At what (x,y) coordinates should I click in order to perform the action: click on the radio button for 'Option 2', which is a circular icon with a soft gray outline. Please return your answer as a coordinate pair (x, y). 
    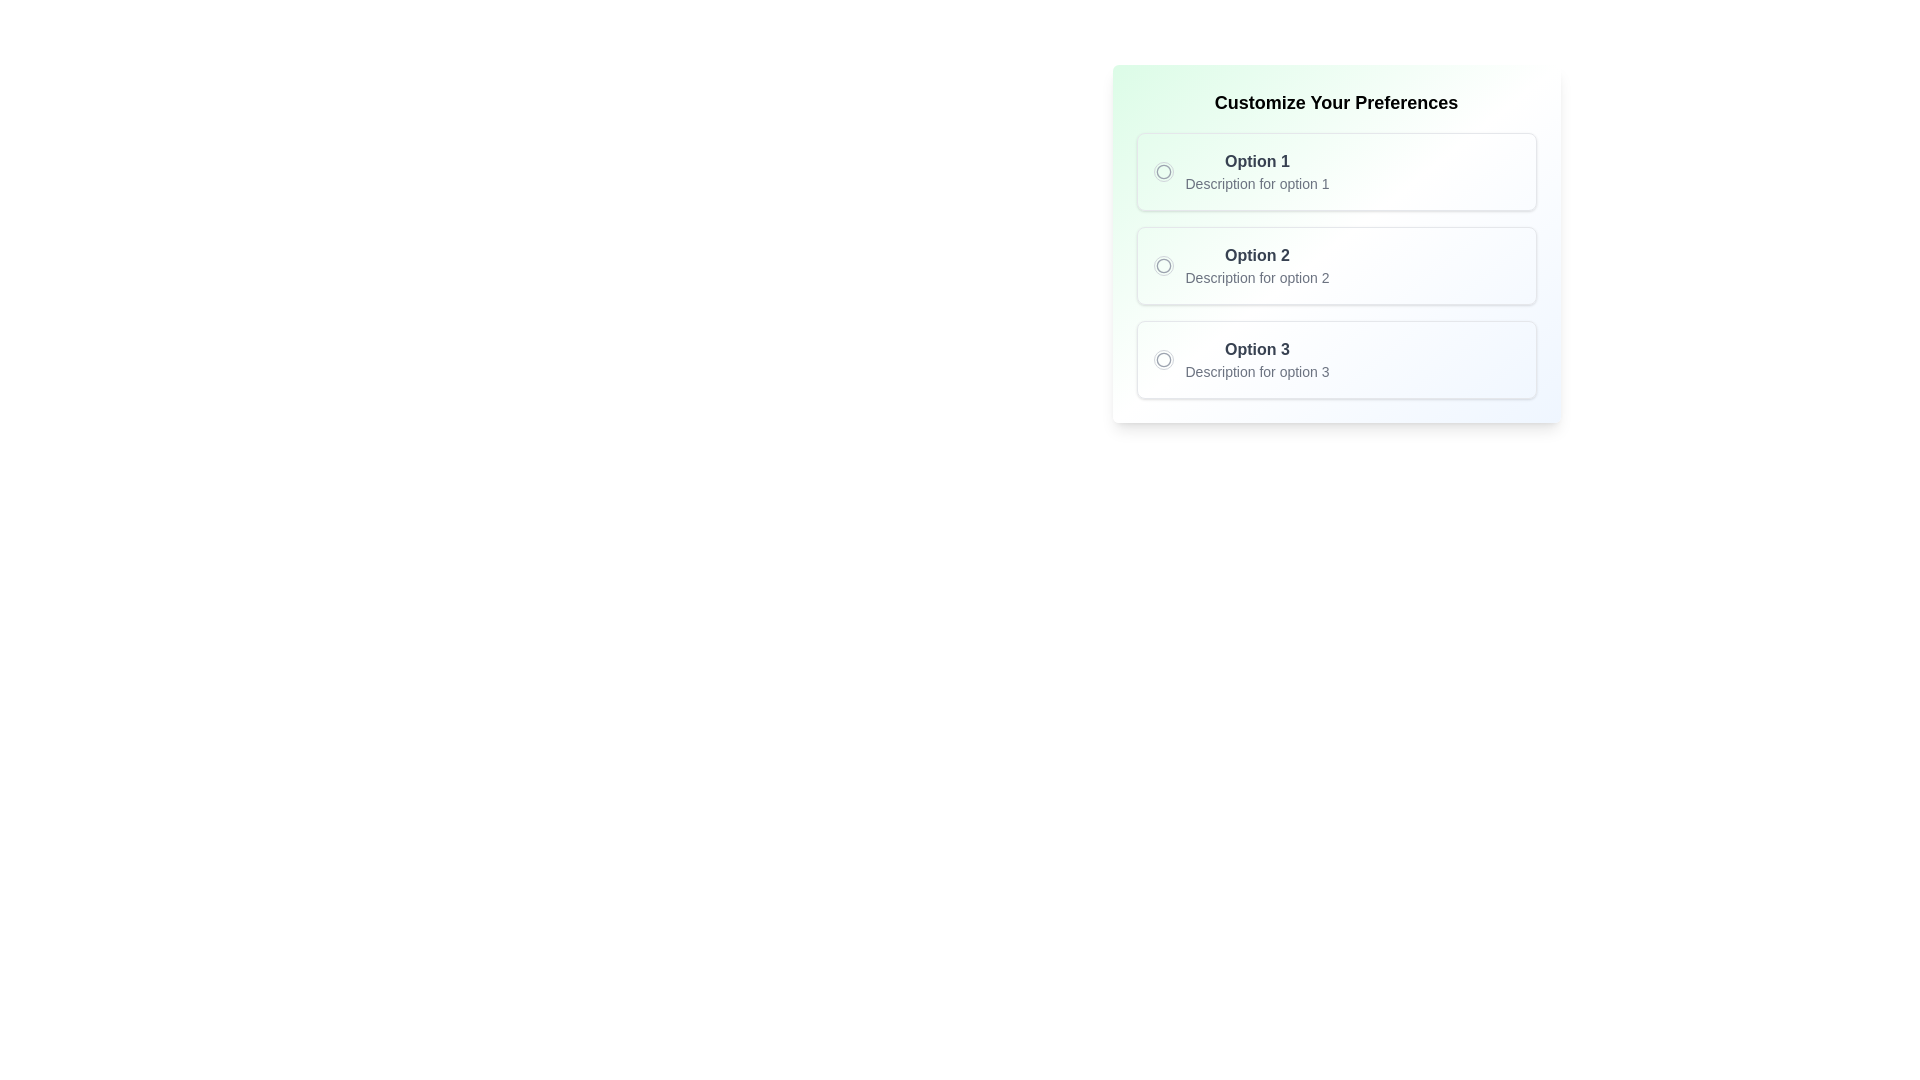
    Looking at the image, I should click on (1163, 265).